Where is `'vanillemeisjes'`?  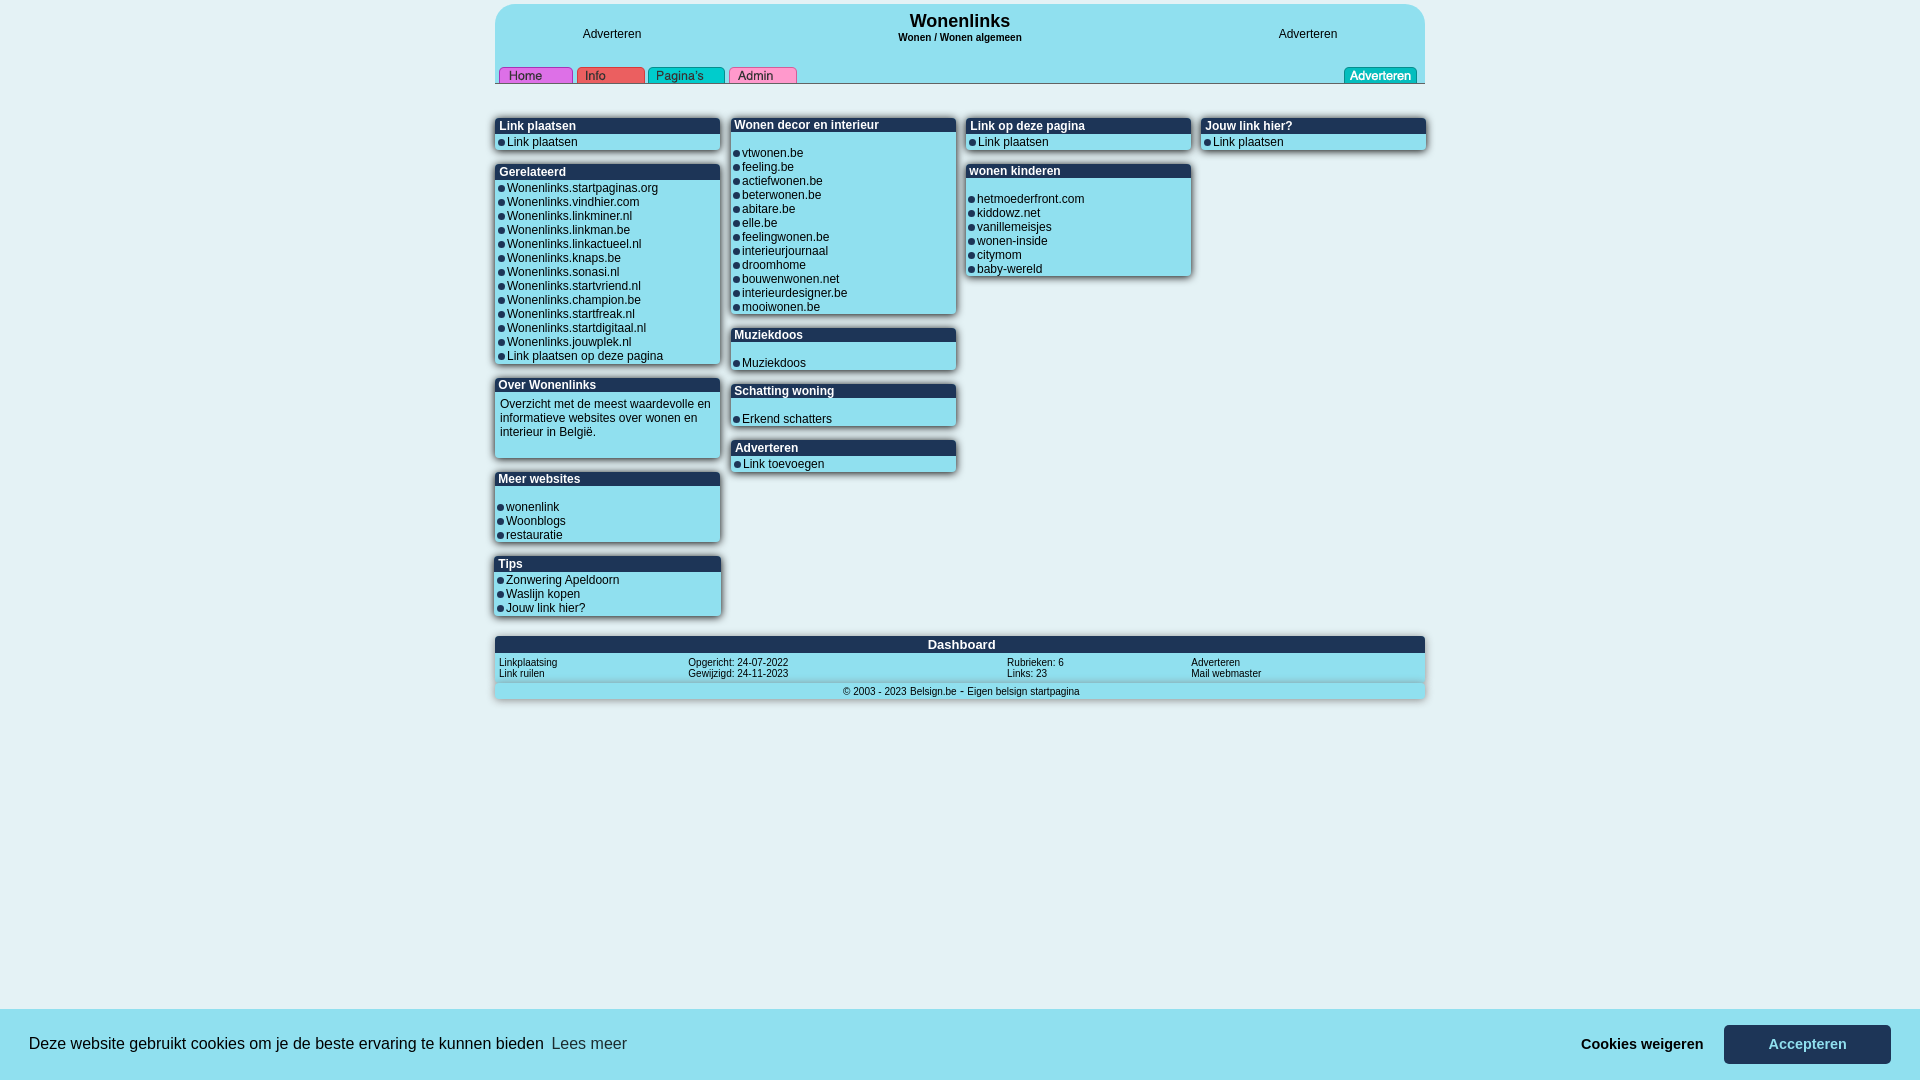 'vanillemeisjes' is located at coordinates (1014, 226).